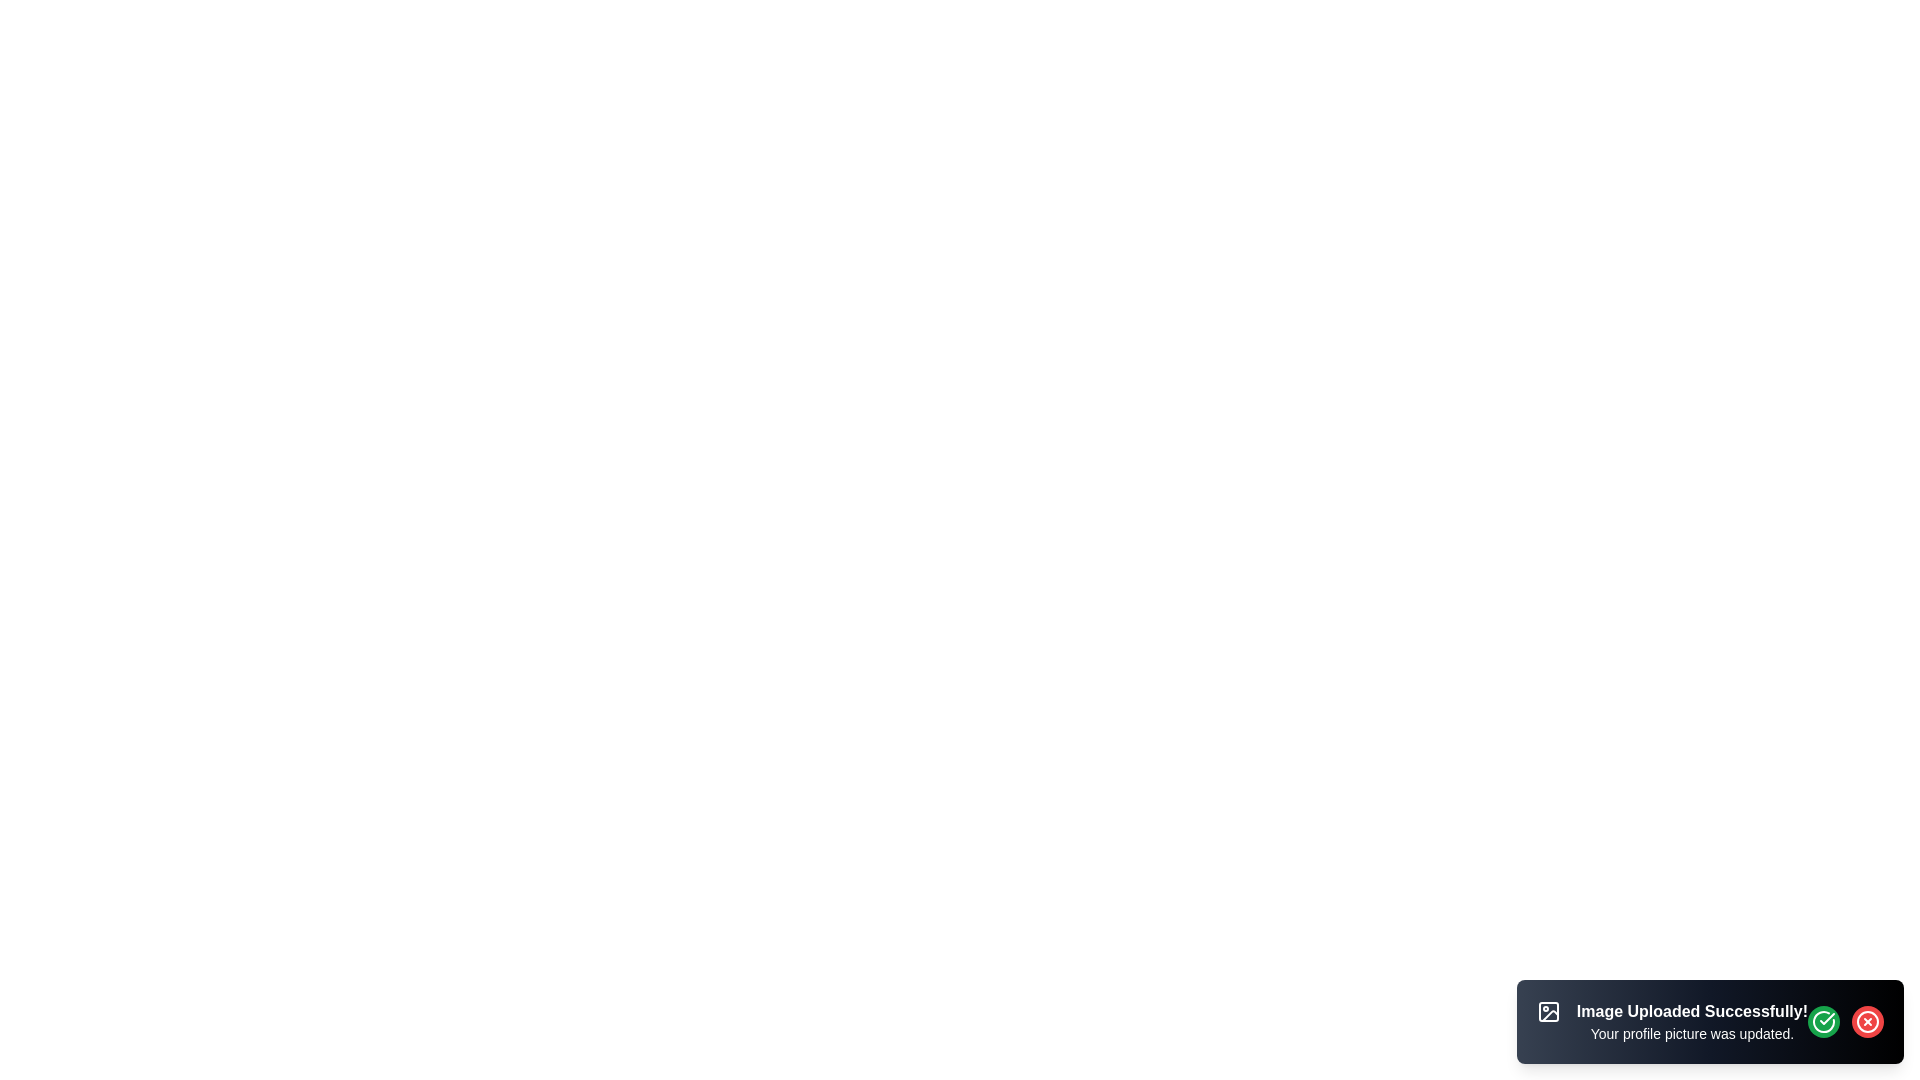 This screenshot has height=1080, width=1920. What do you see at coordinates (1866, 1022) in the screenshot?
I see `the close button to dismiss the snackbar` at bounding box center [1866, 1022].